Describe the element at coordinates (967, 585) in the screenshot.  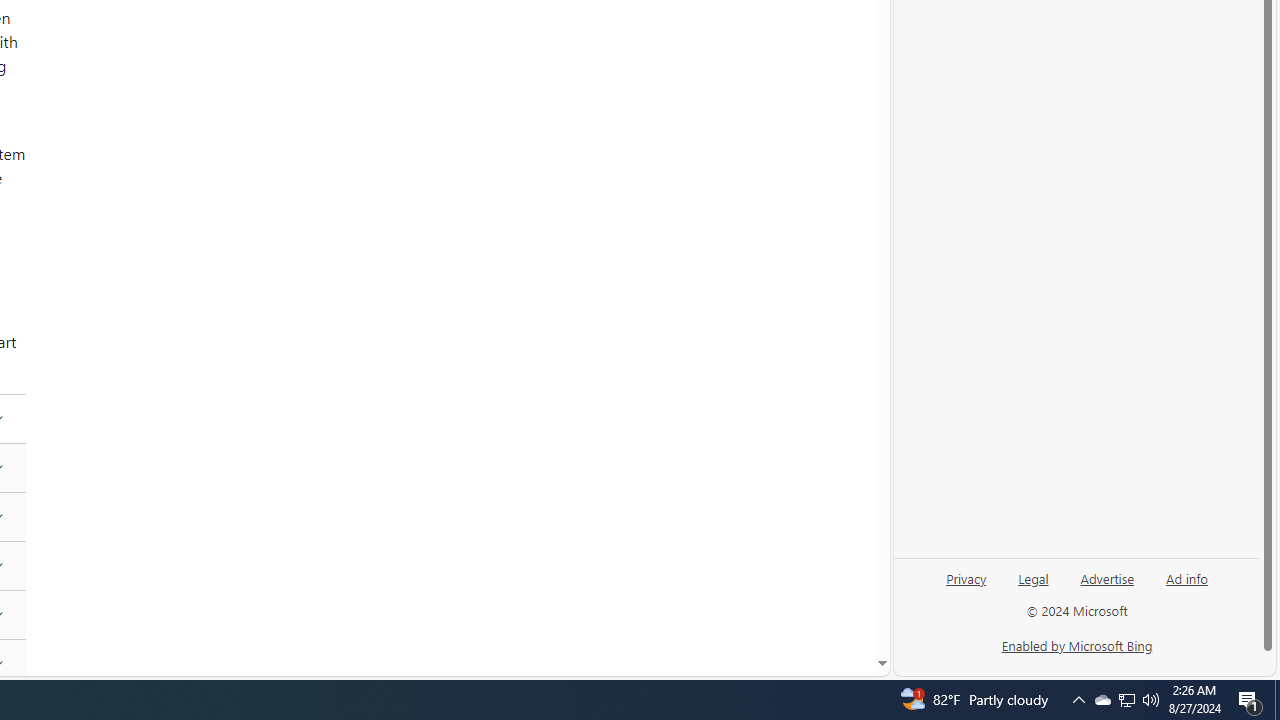
I see `'Privacy'` at that location.